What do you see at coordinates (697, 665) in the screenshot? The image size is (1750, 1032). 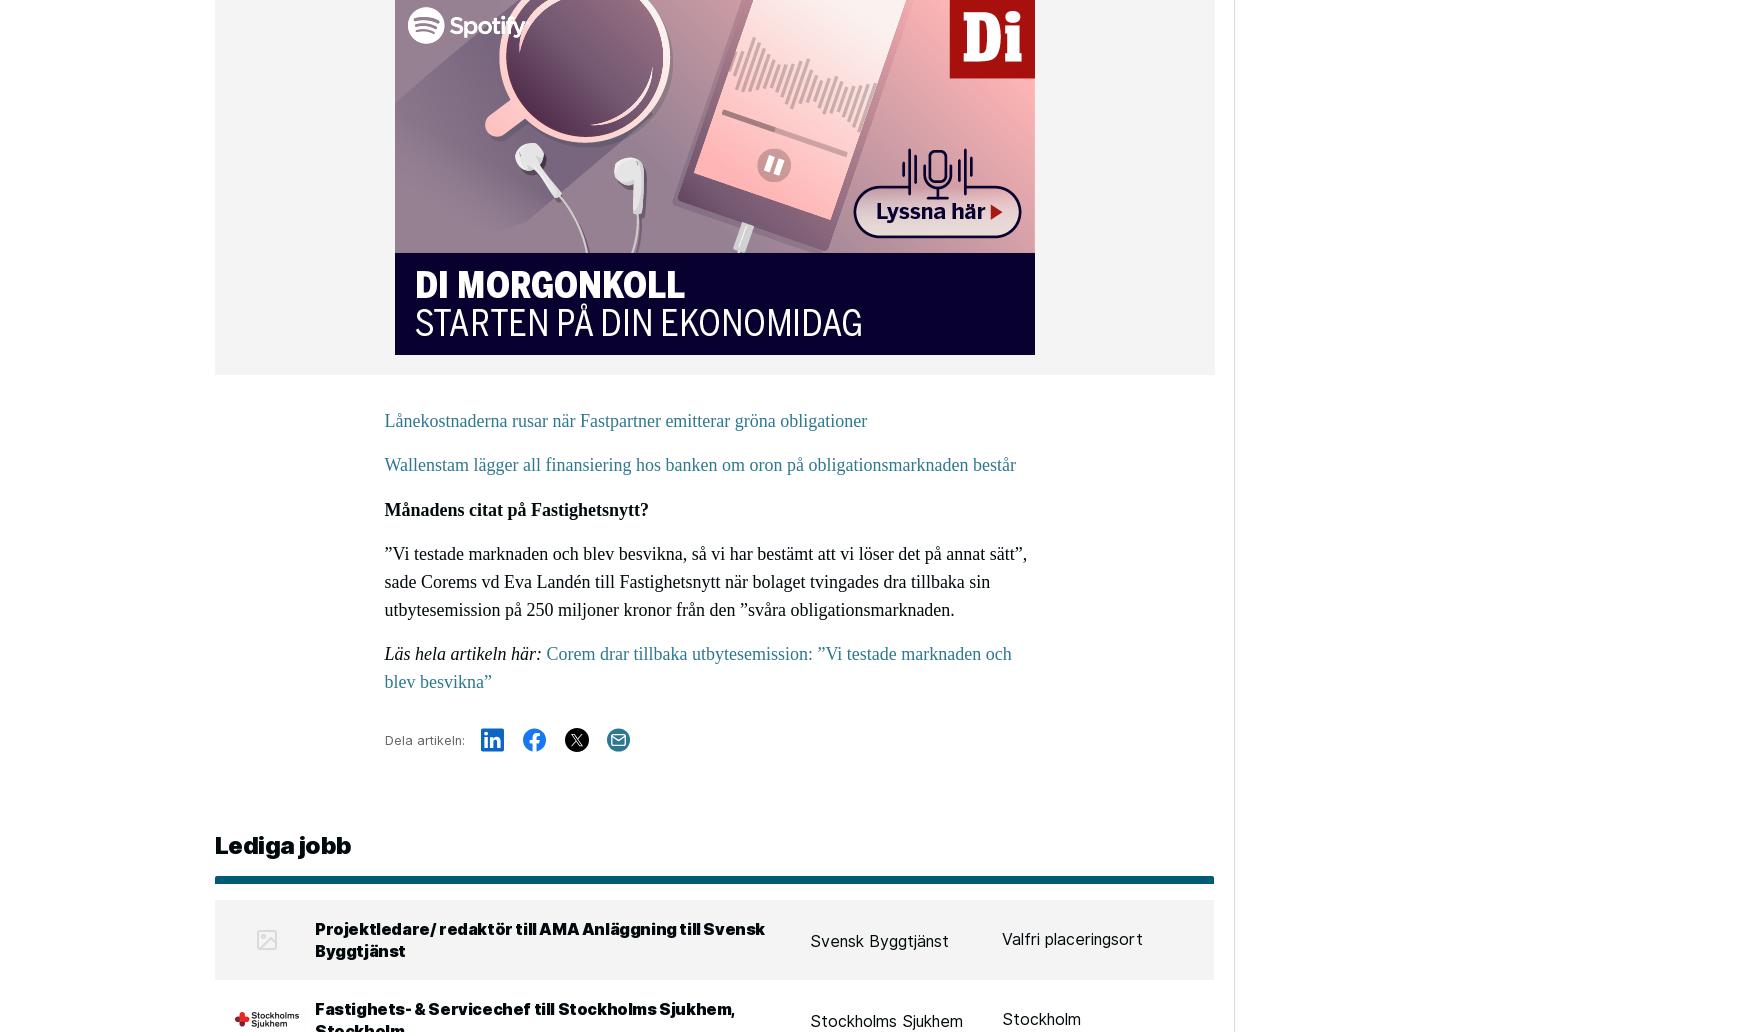 I see `'Corem drar tillbaka utbytesemission: ”Vi testade marknaden och blev besvikna”'` at bounding box center [697, 665].